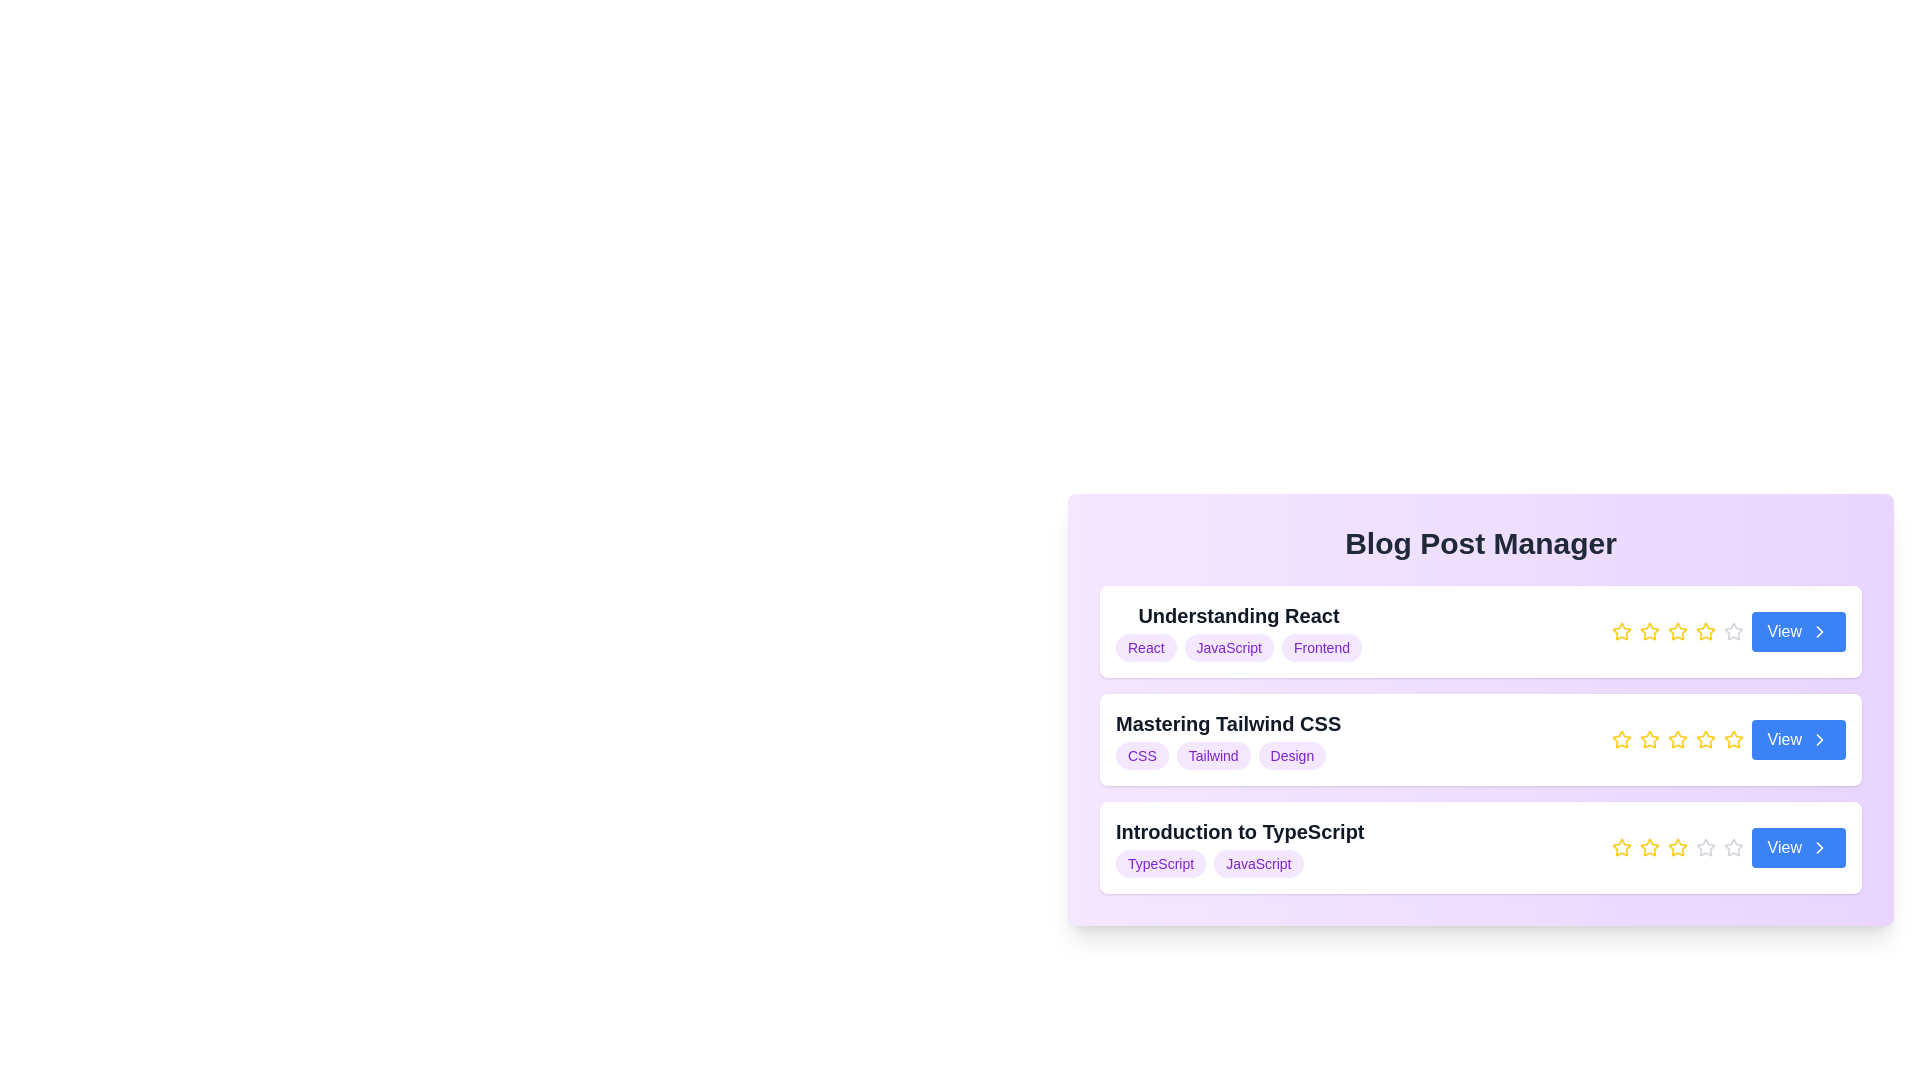 Image resolution: width=1920 pixels, height=1080 pixels. What do you see at coordinates (1798, 848) in the screenshot?
I see `the rectangular button with rounded corners that has a vivid blue background and white text reading 'View', located at the right side of the card titled 'Introduction to TypeScript'` at bounding box center [1798, 848].